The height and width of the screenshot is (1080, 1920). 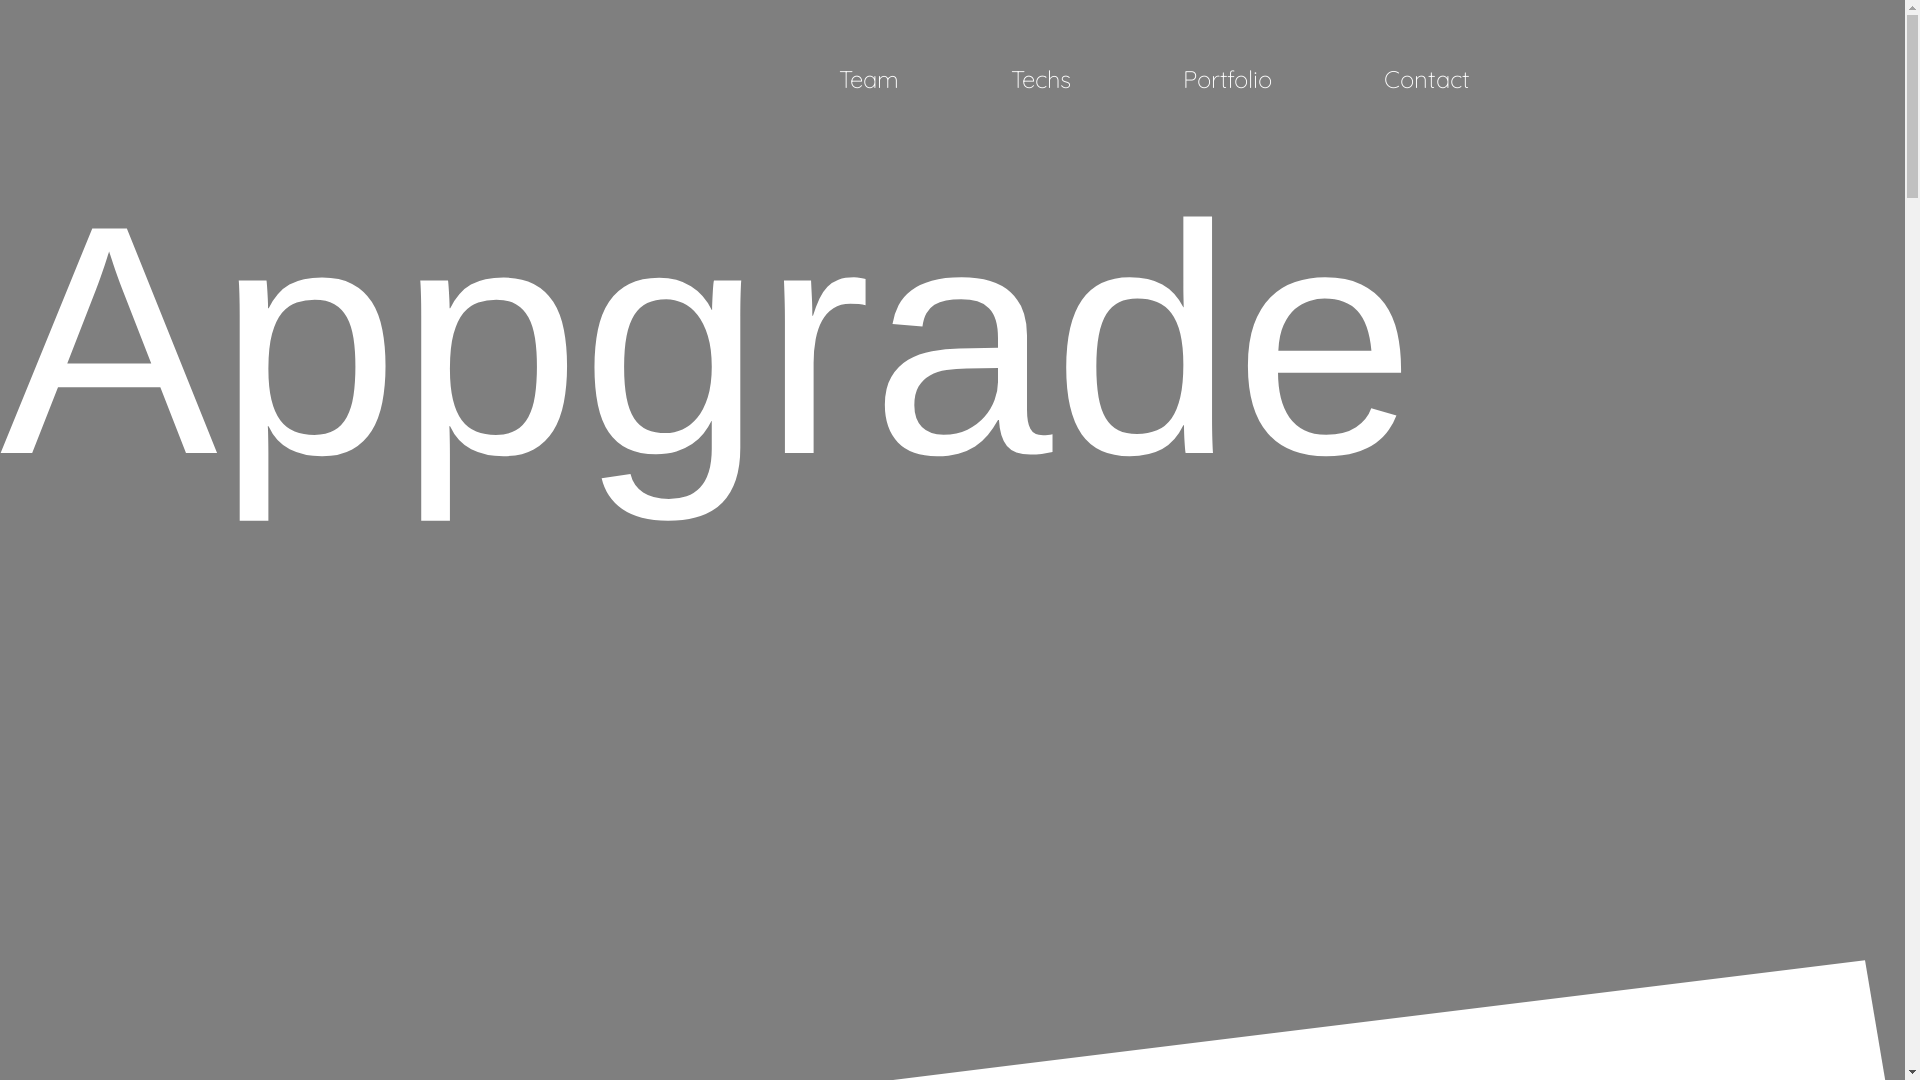 I want to click on 'Techs', so click(x=1040, y=77).